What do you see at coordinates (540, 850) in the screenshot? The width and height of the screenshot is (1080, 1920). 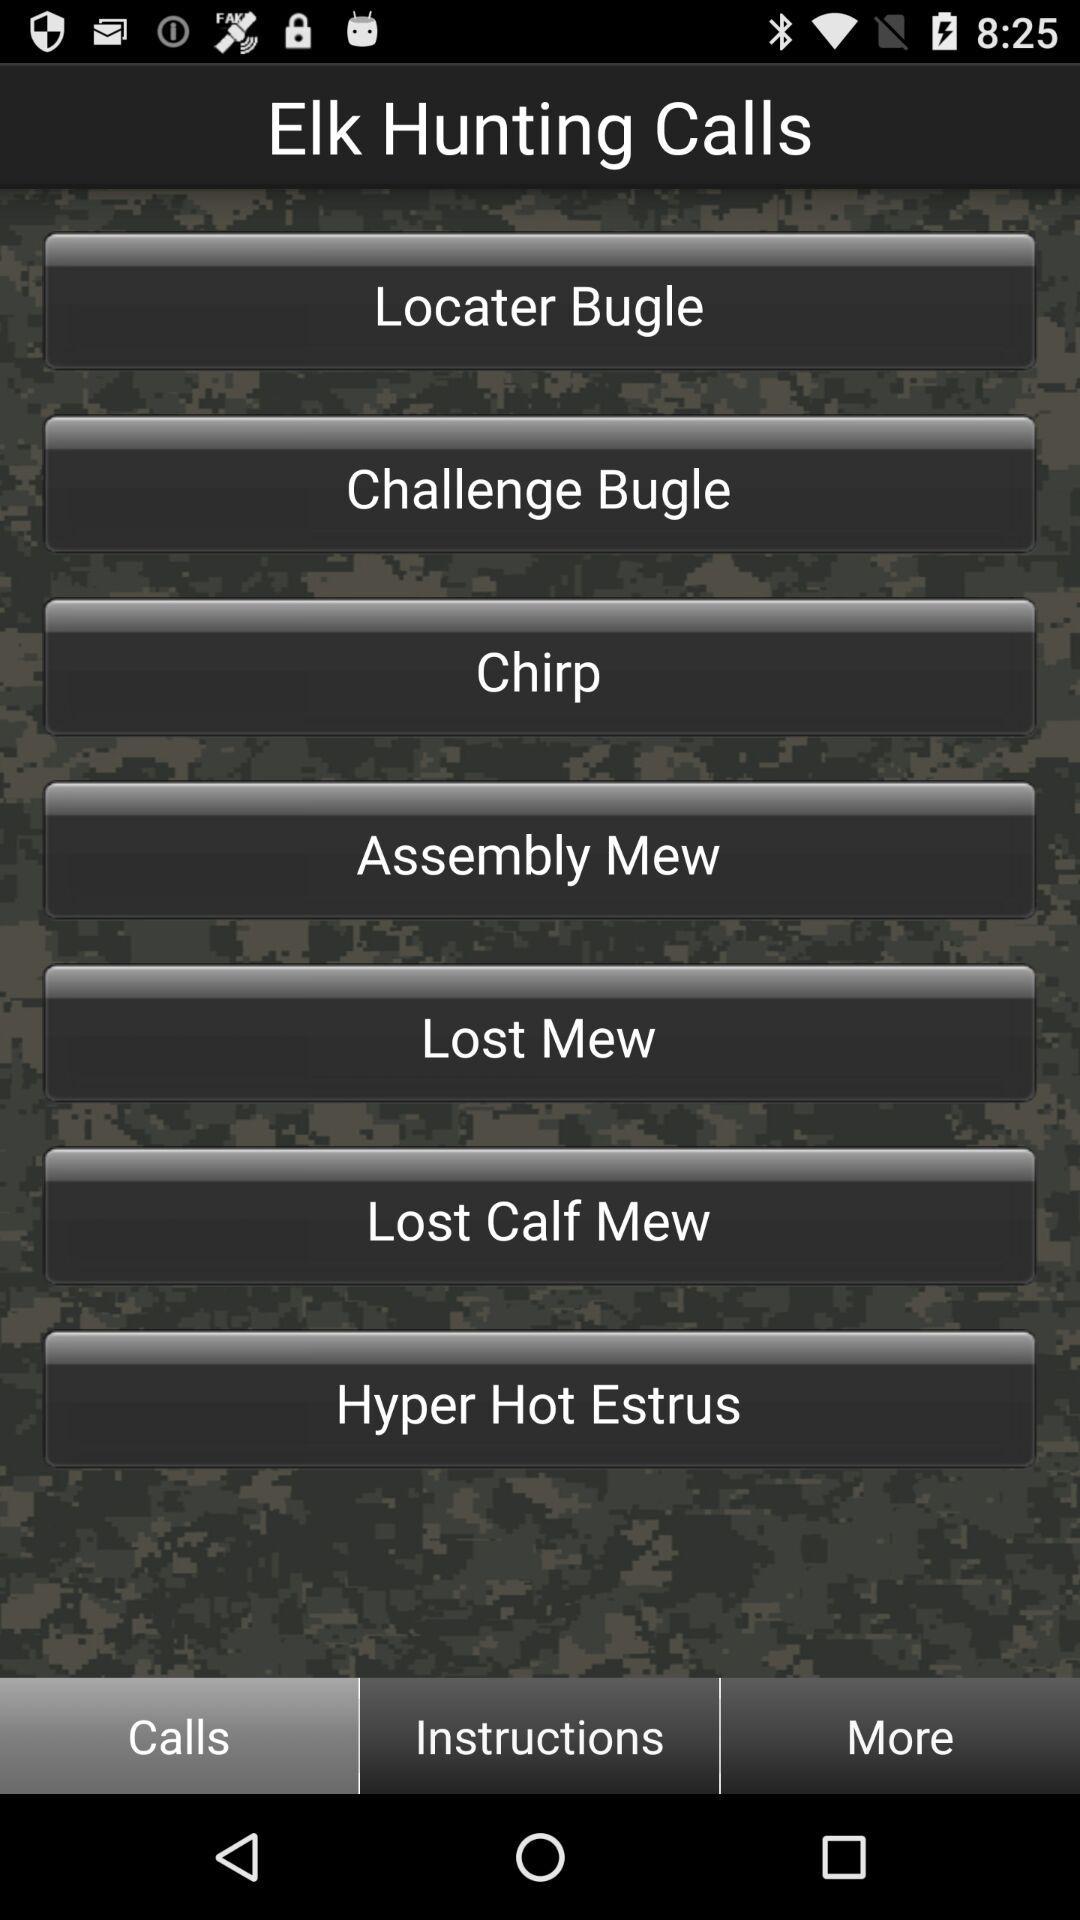 I see `item below chirp icon` at bounding box center [540, 850].